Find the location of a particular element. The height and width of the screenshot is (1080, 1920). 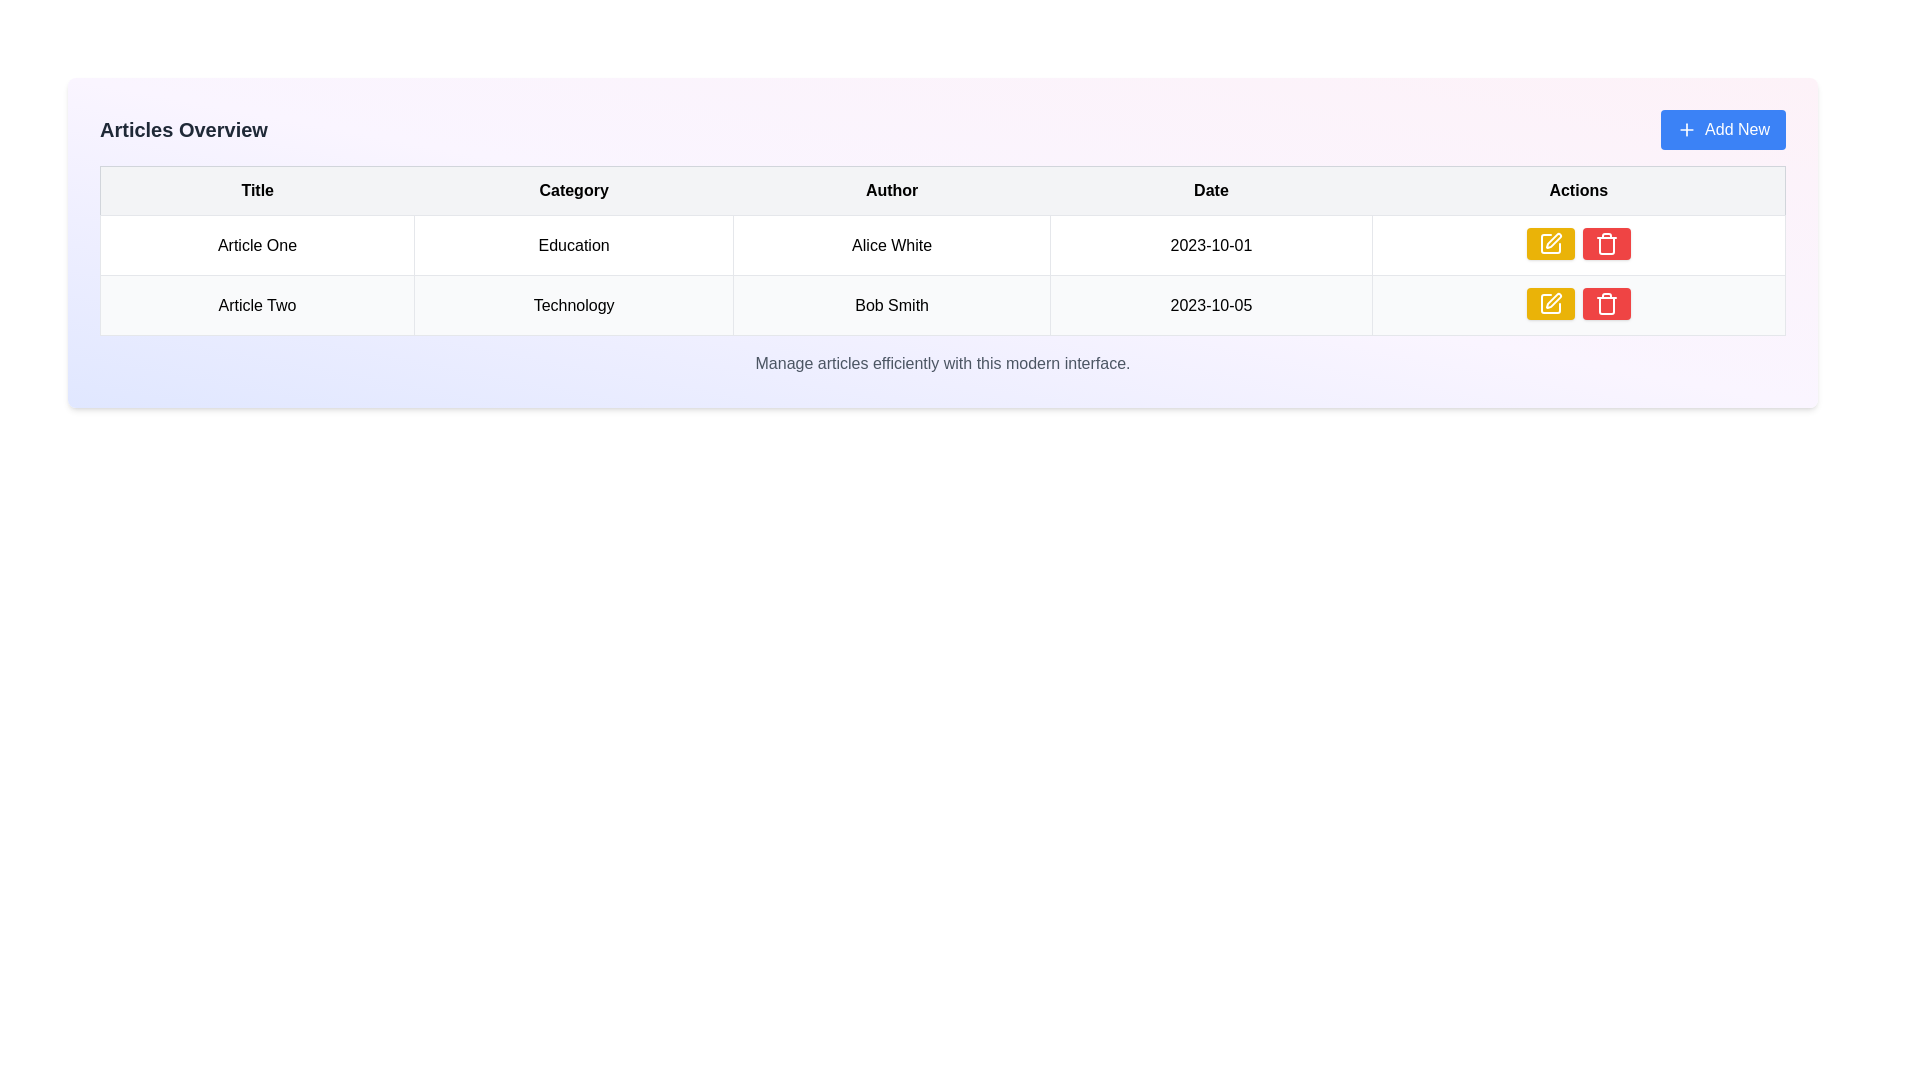

the Table Cell displaying the date value in the fourth column of the first row, located between 'Alice White' and the 'Actions' column is located at coordinates (1210, 244).